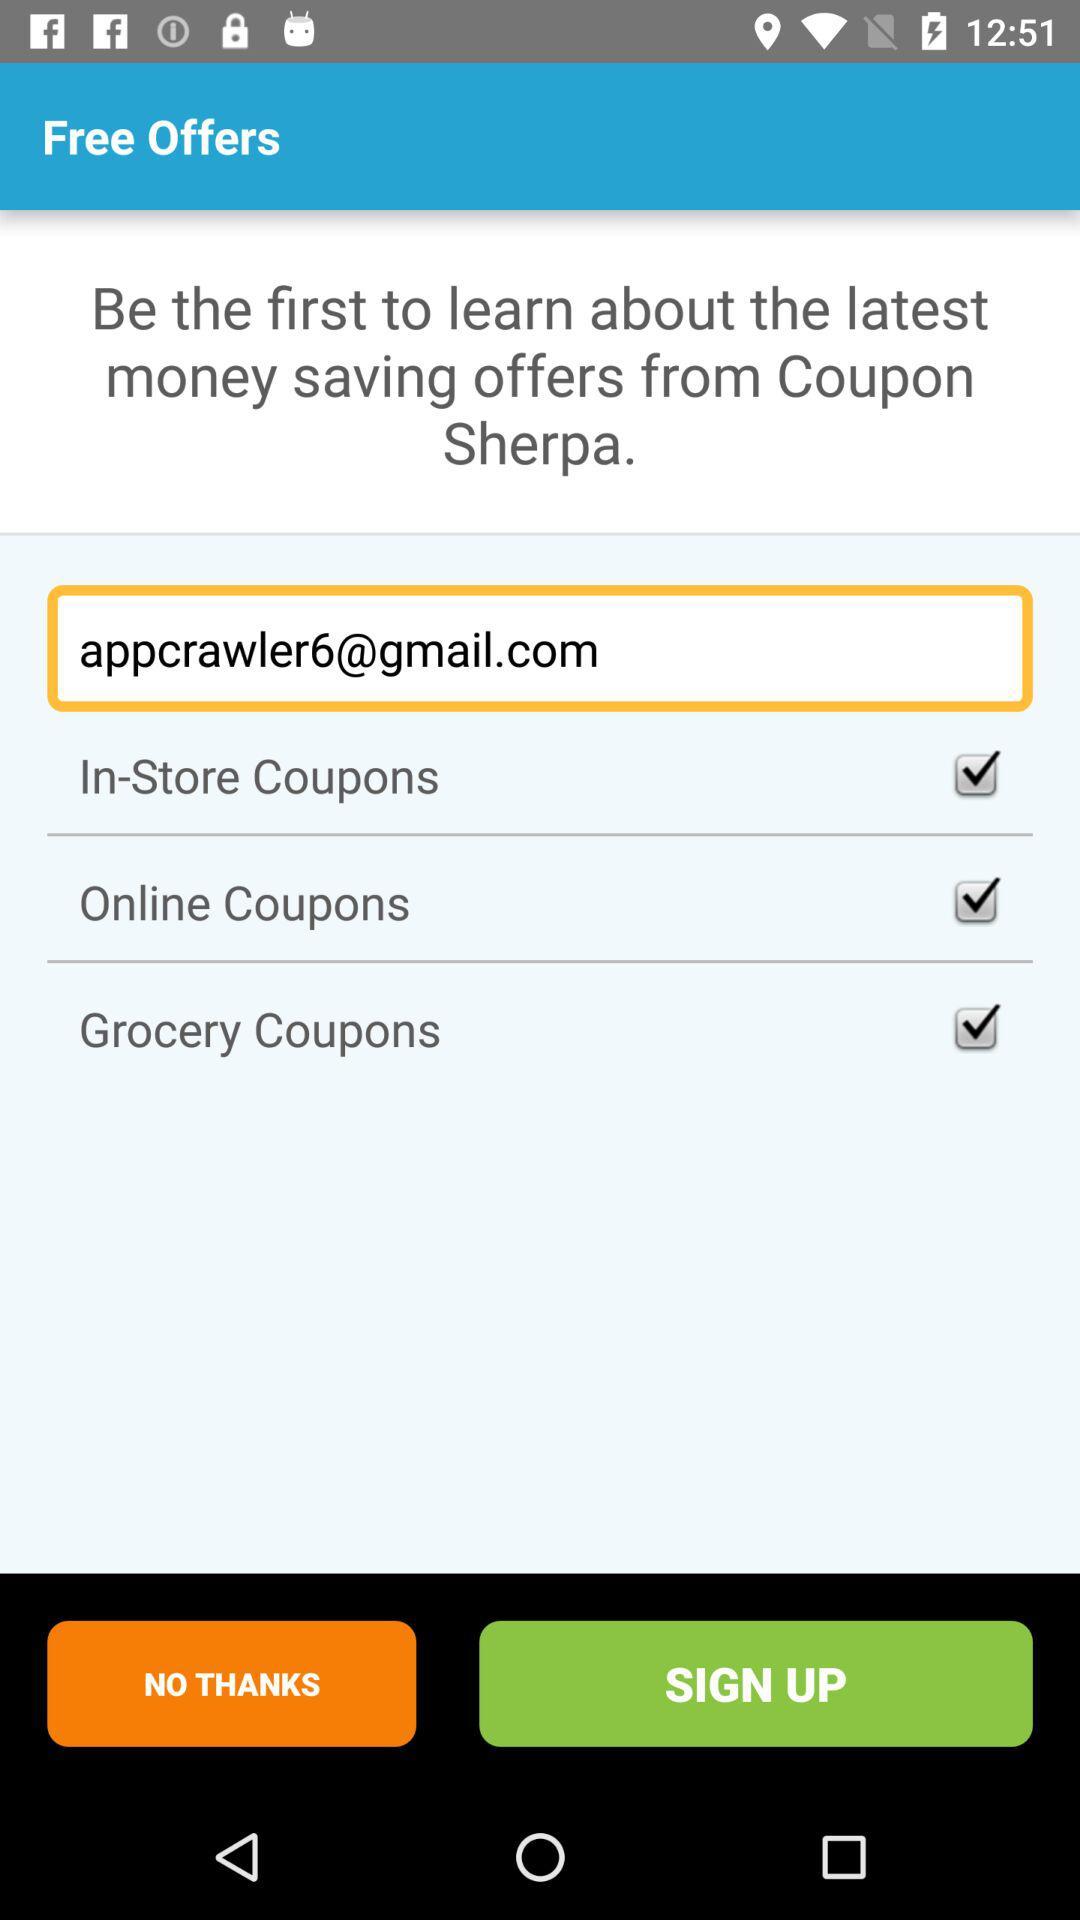  Describe the element at coordinates (540, 774) in the screenshot. I see `the in-store coupons item` at that location.